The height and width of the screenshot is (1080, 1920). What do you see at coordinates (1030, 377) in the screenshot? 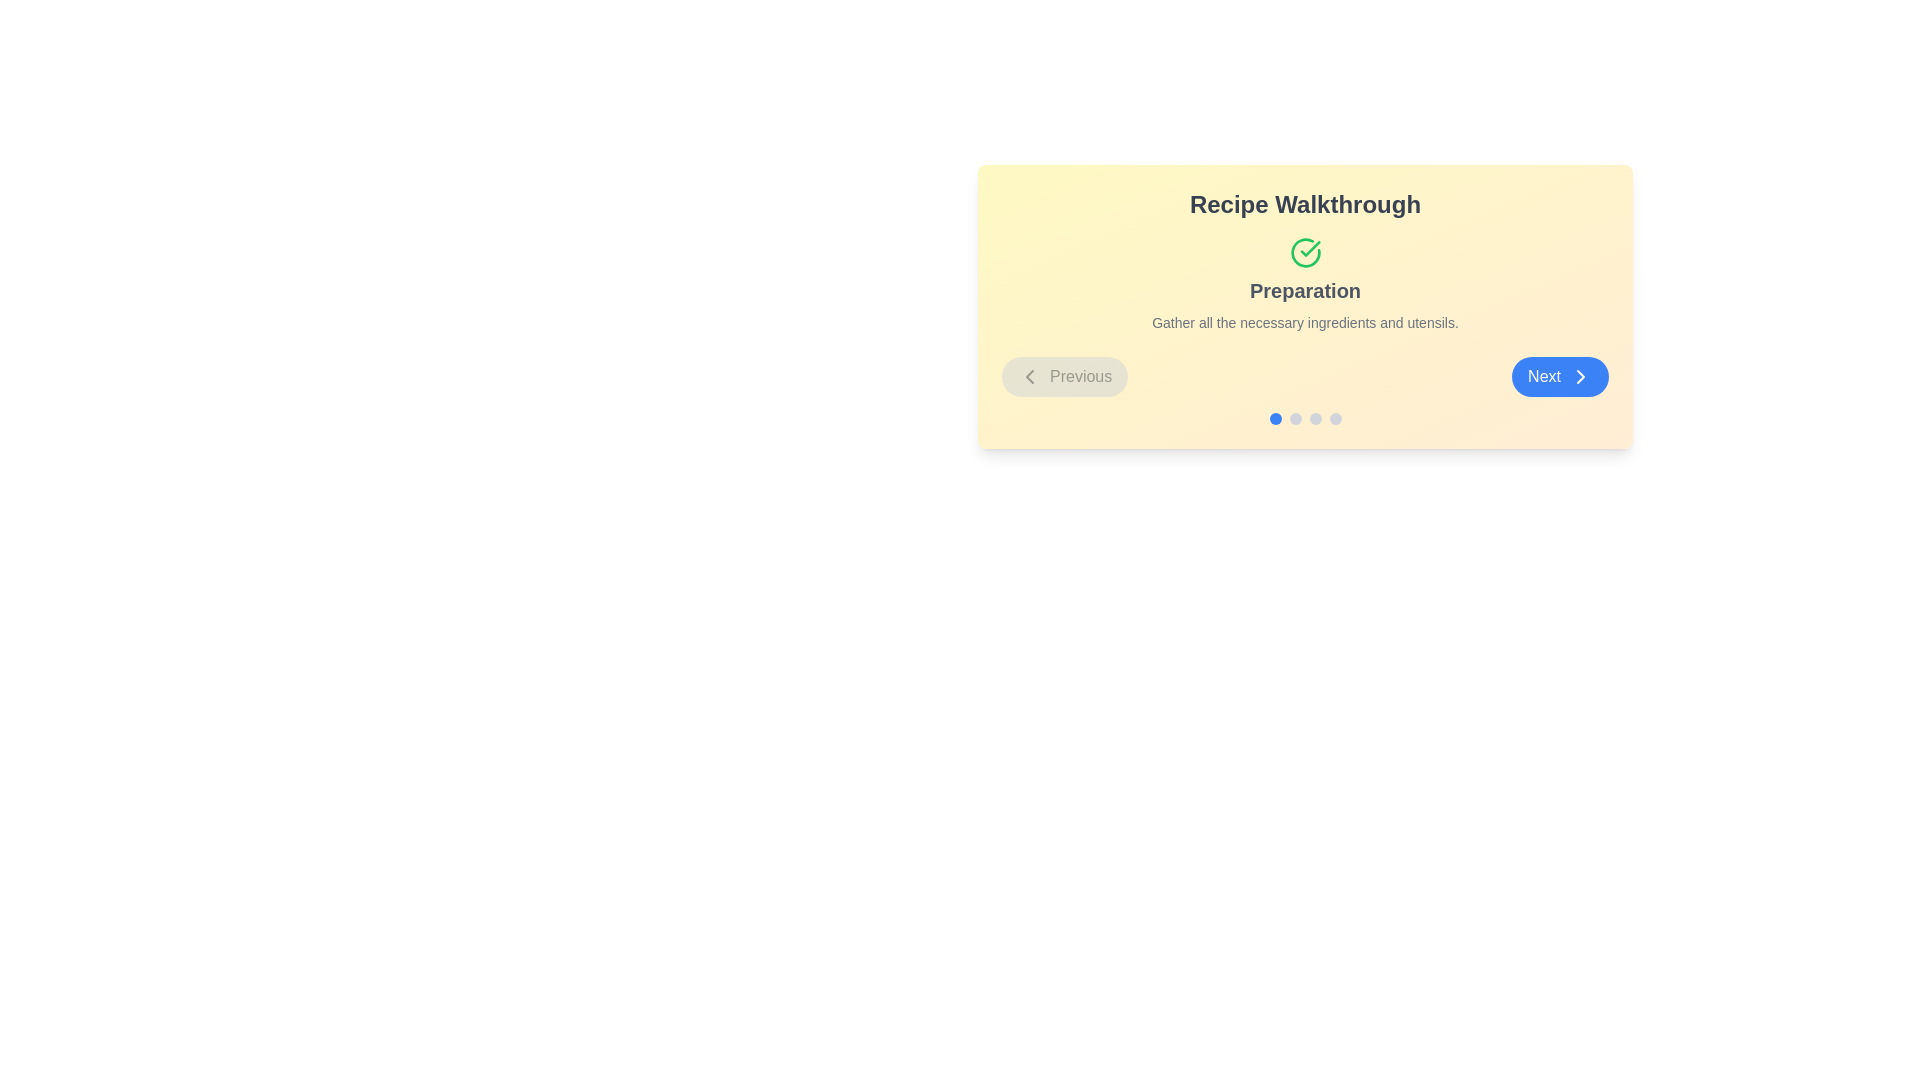
I see `the 'Previous' button which contains the navigation icon located on the left side of the interface` at bounding box center [1030, 377].